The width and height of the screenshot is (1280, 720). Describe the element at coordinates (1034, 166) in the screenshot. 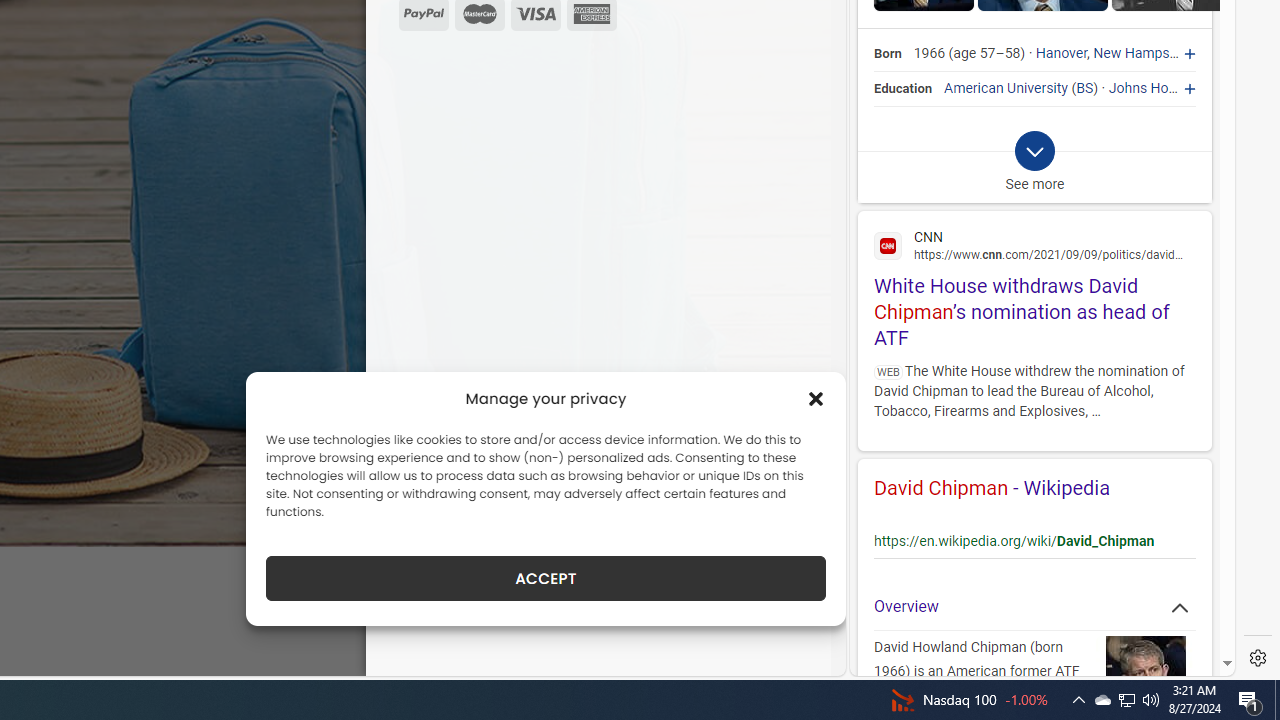

I see `'See more'` at that location.